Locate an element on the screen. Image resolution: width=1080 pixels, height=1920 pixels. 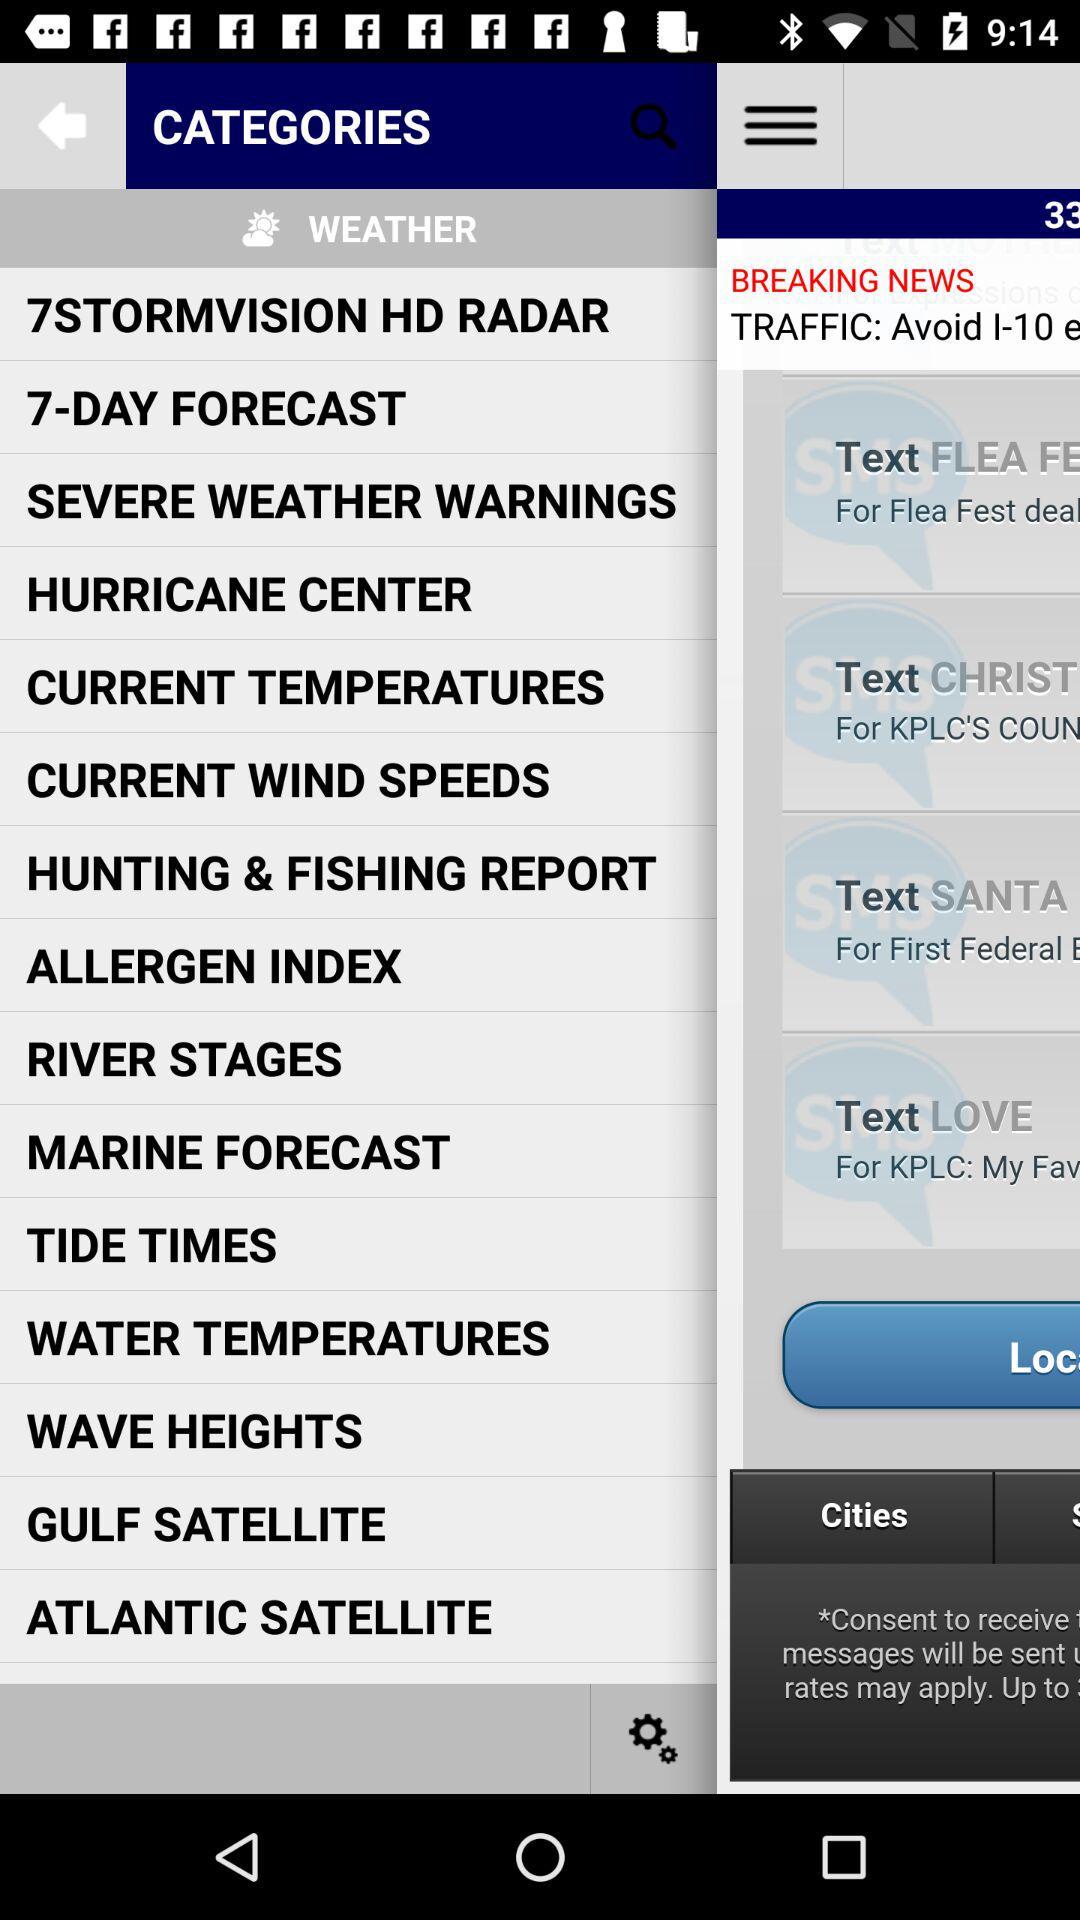
the search button is located at coordinates (654, 124).